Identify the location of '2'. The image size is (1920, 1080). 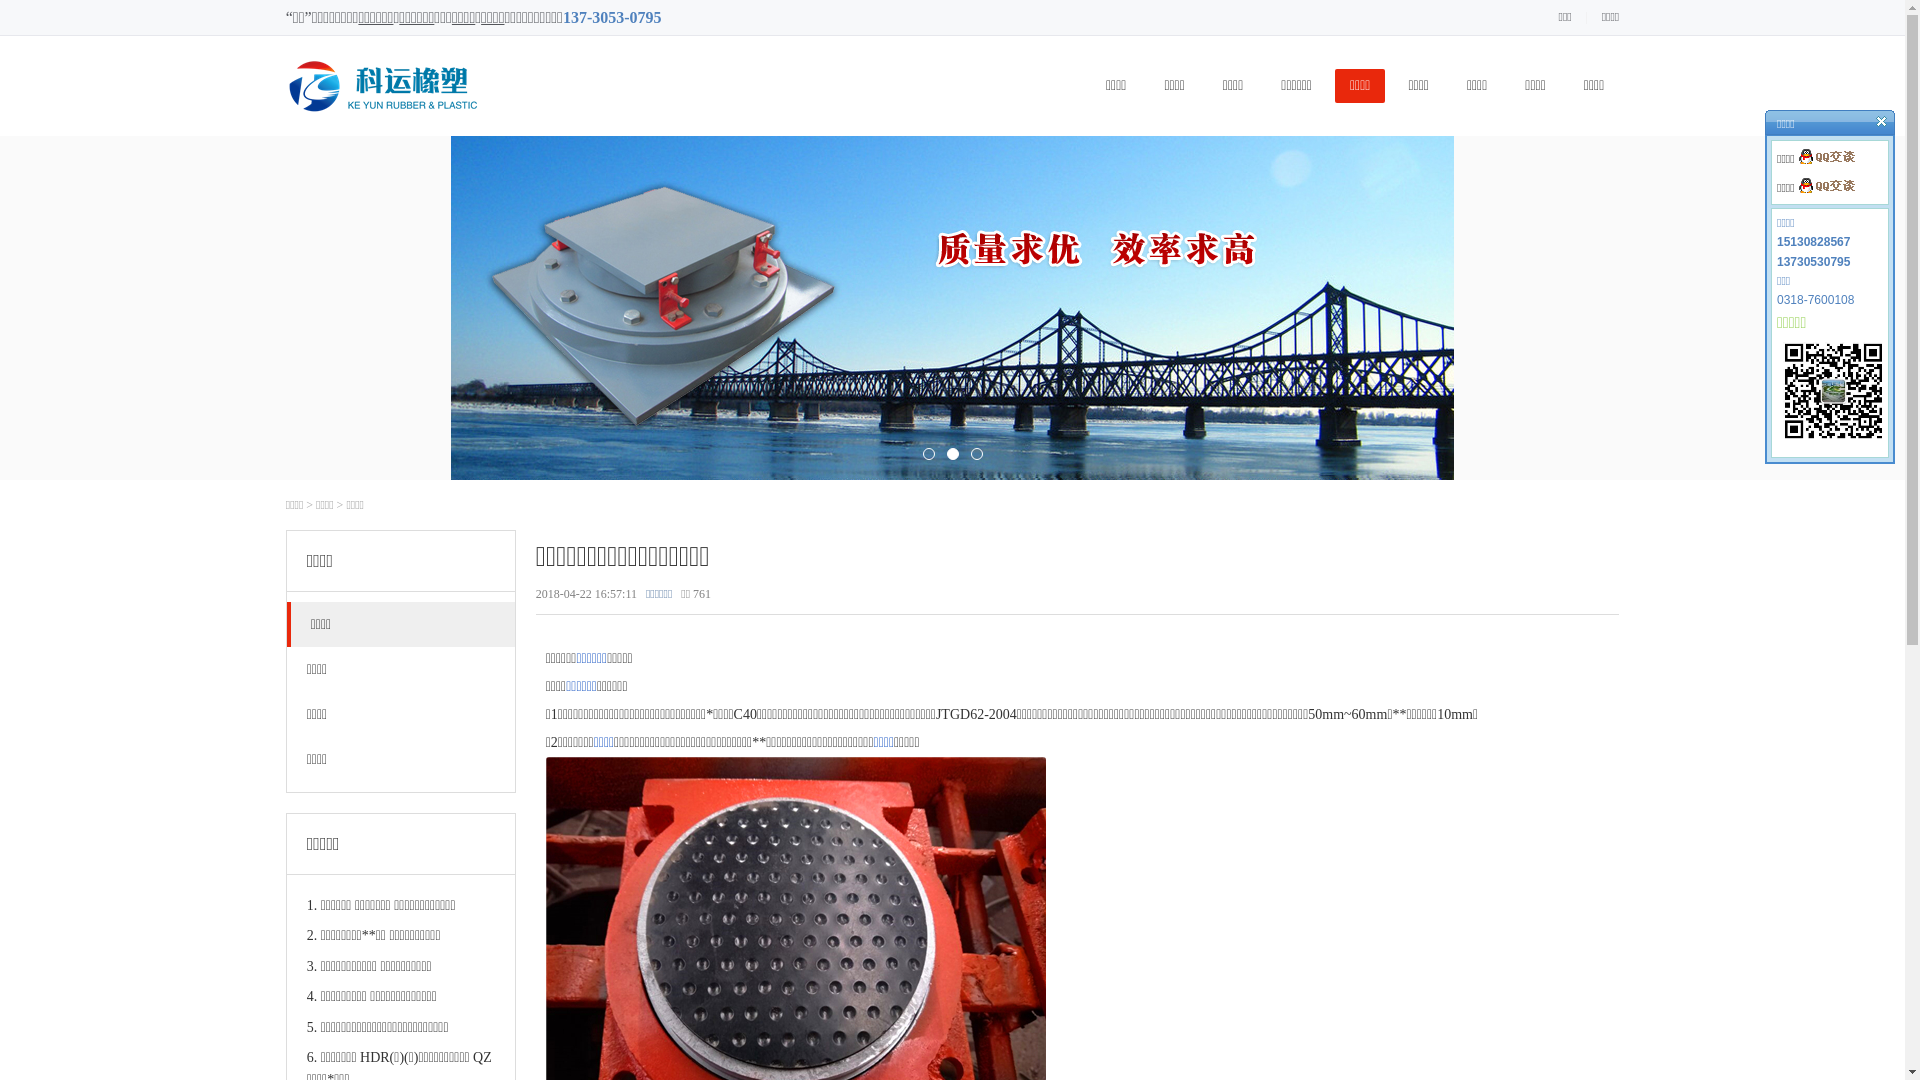
(950, 454).